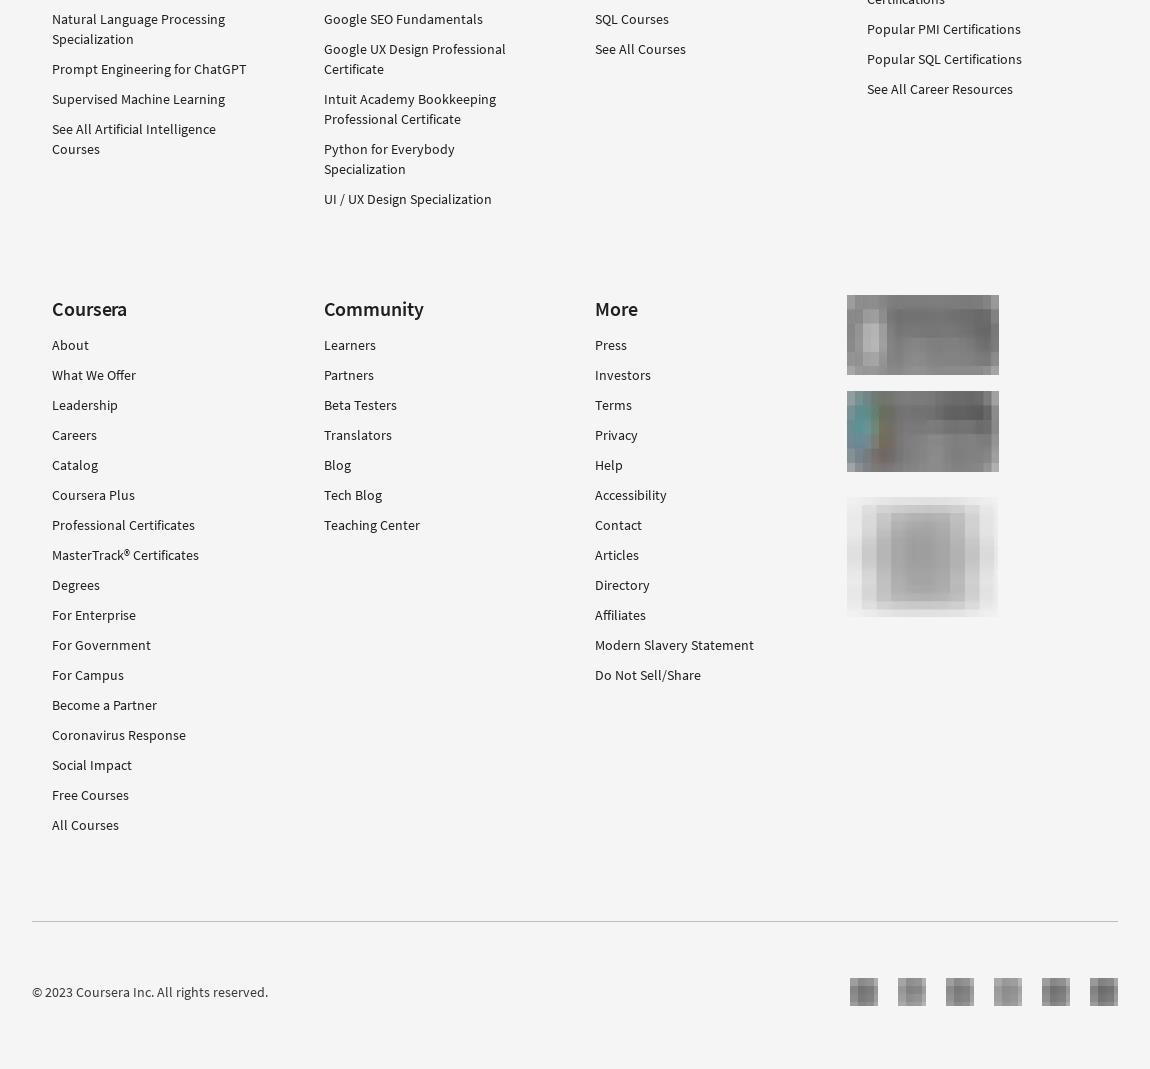 This screenshot has height=1069, width=1150. What do you see at coordinates (609, 344) in the screenshot?
I see `'Press'` at bounding box center [609, 344].